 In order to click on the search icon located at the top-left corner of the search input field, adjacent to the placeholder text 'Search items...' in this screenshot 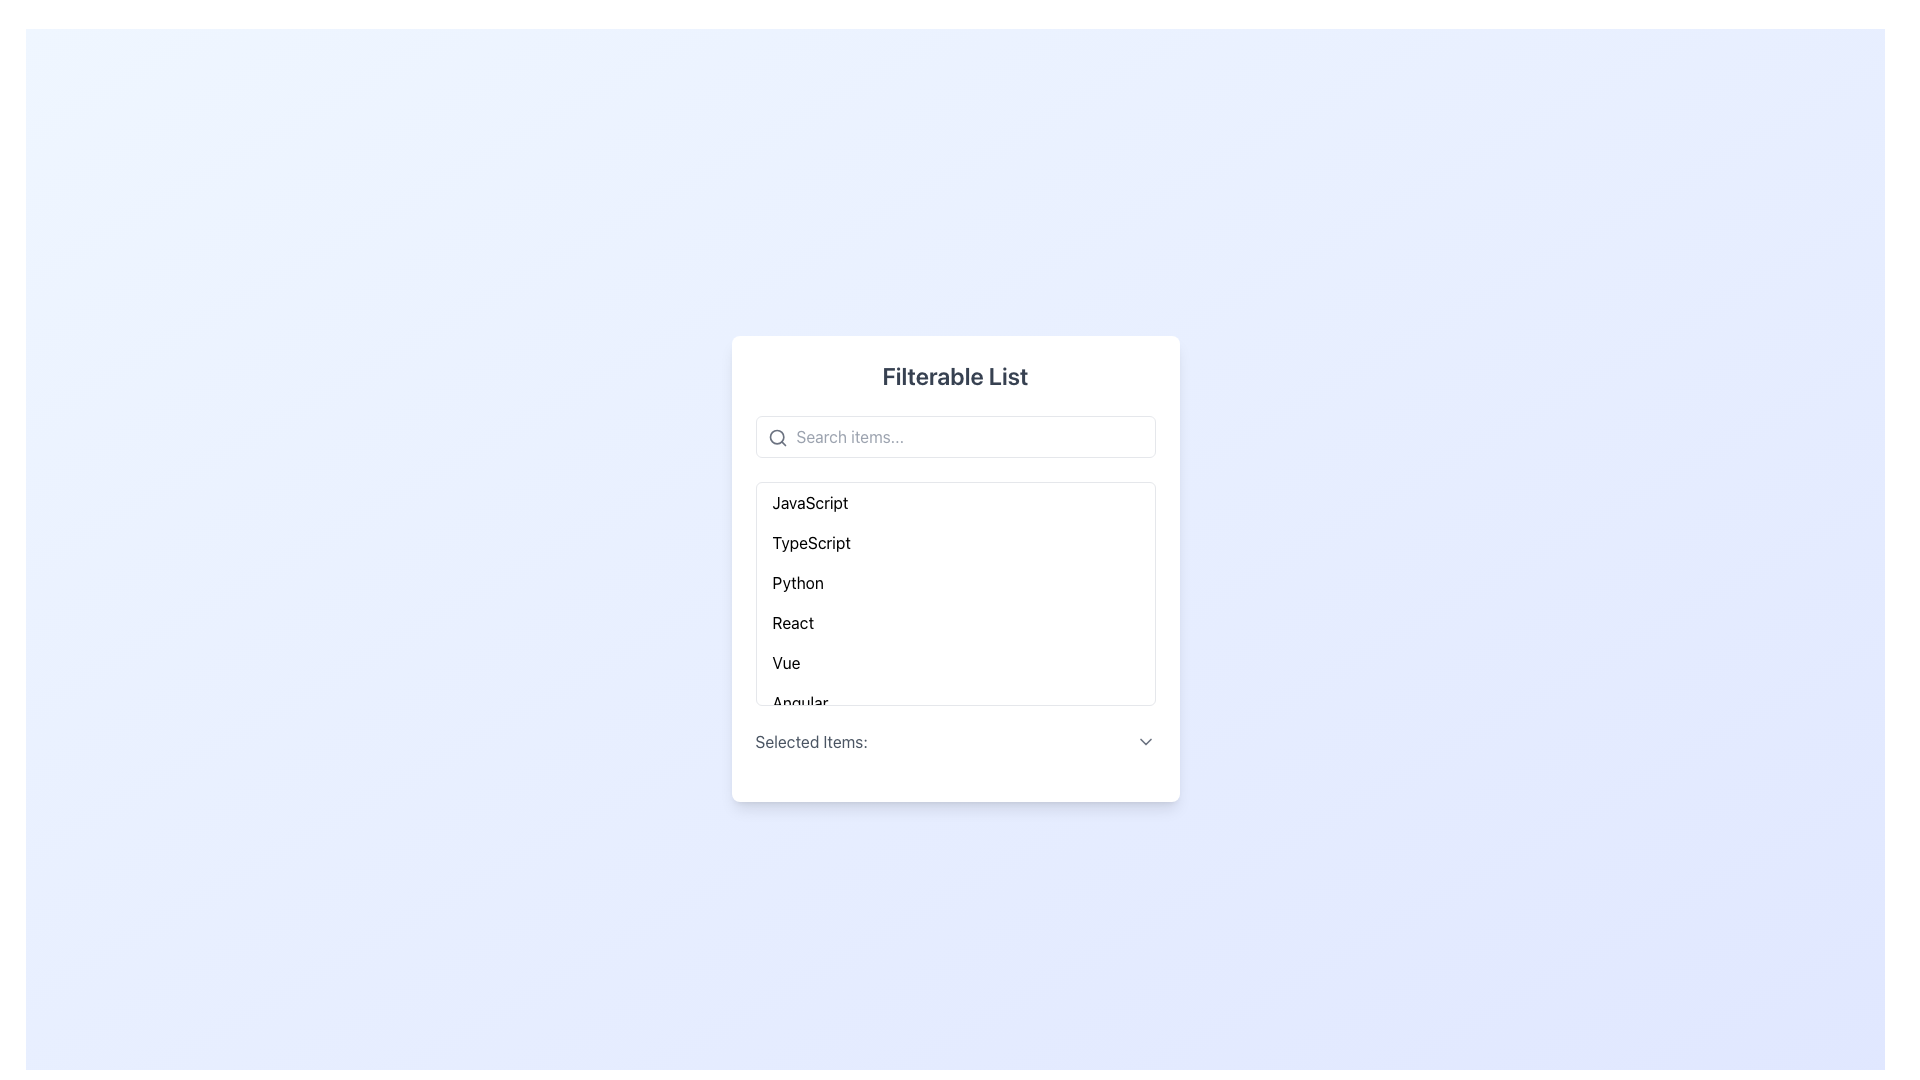, I will do `click(776, 437)`.